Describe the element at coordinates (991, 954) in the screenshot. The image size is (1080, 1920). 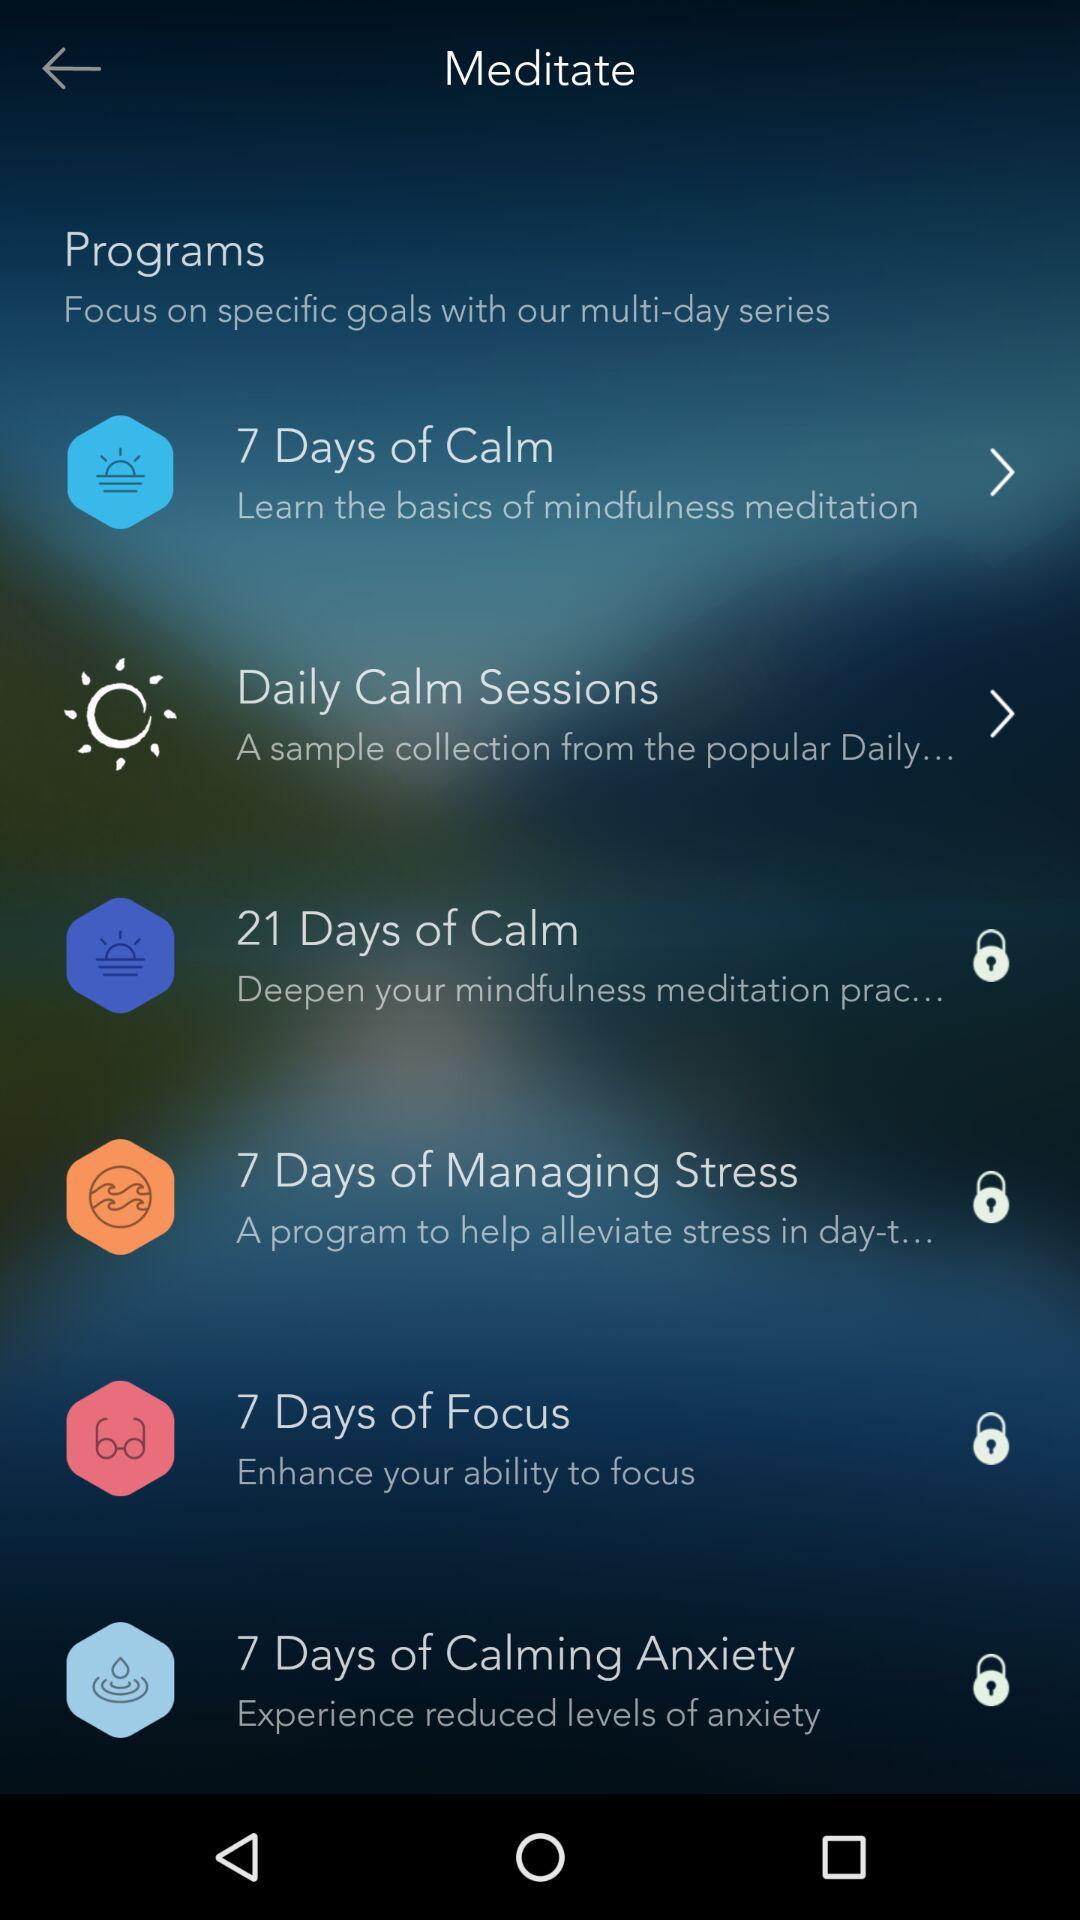
I see `the first lock symbol` at that location.